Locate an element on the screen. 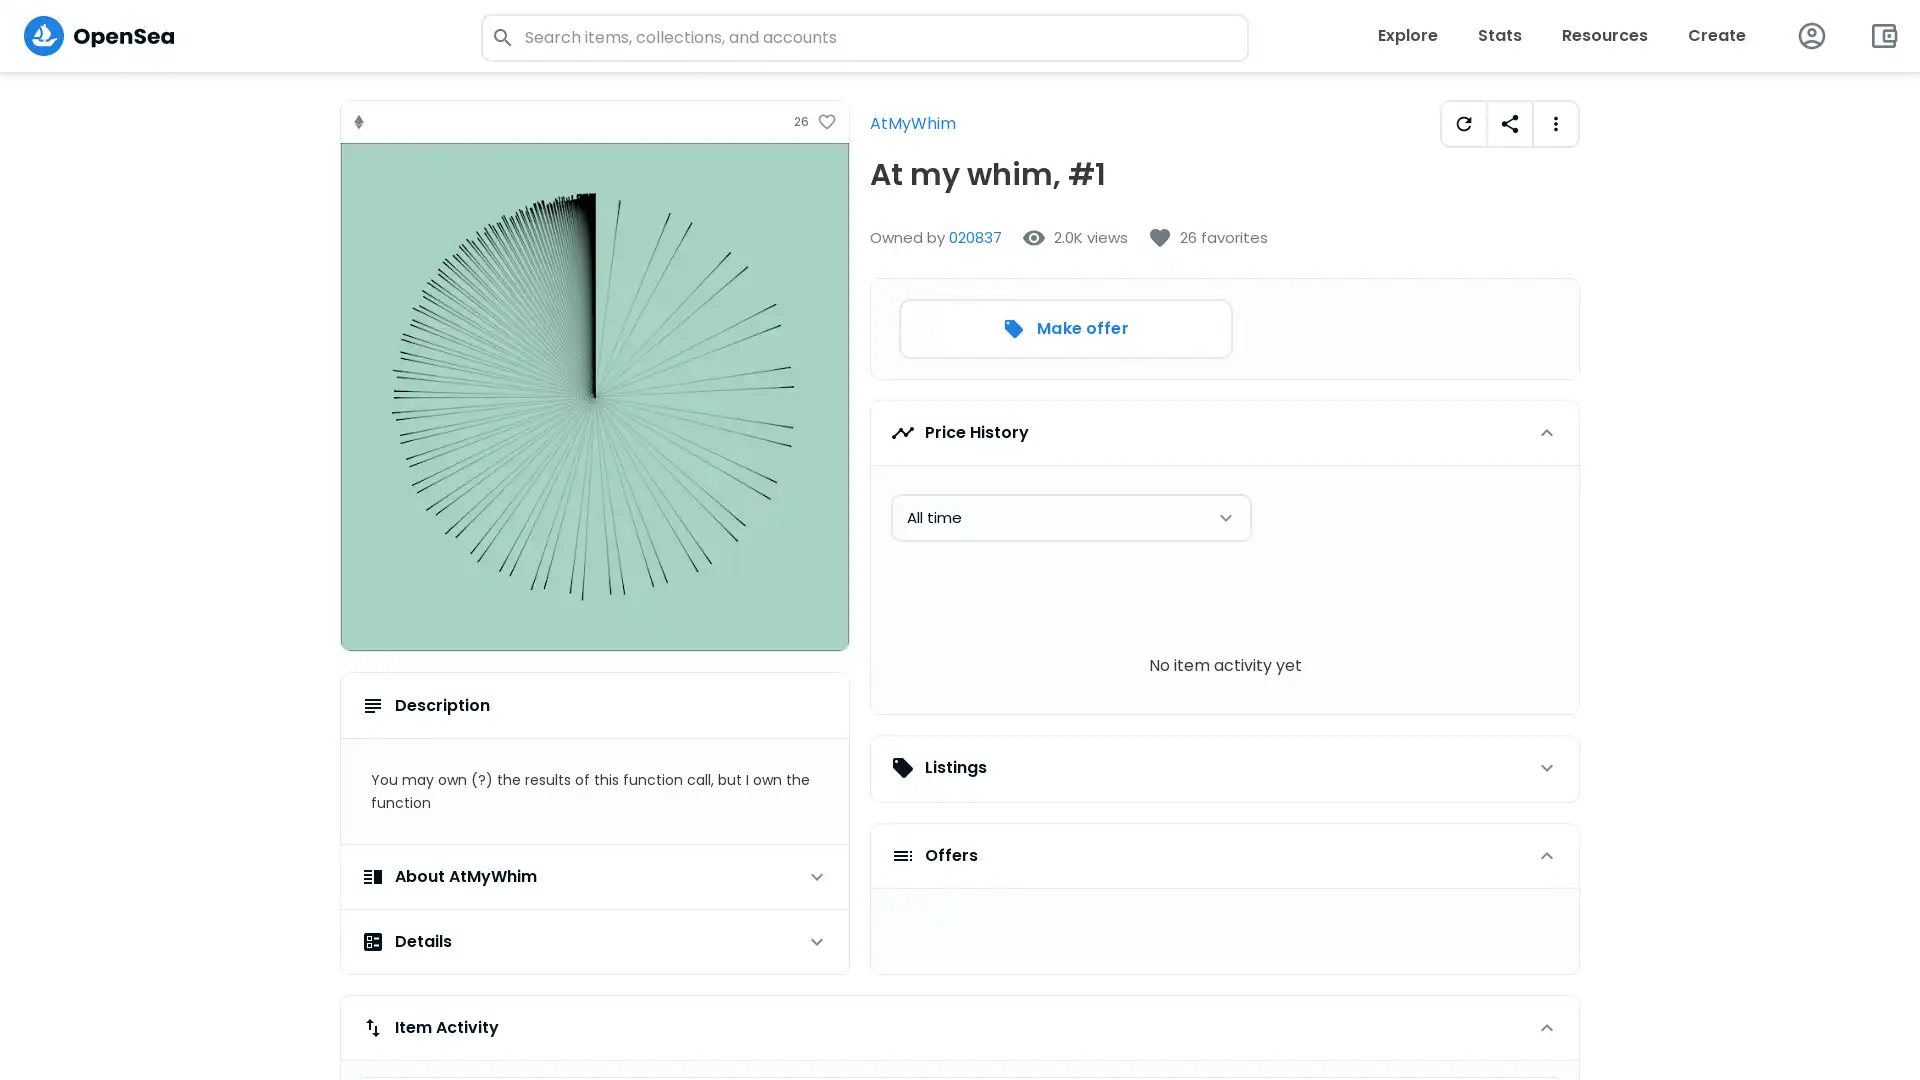 Image resolution: width=1920 pixels, height=1080 pixels. Favorite is located at coordinates (826, 122).